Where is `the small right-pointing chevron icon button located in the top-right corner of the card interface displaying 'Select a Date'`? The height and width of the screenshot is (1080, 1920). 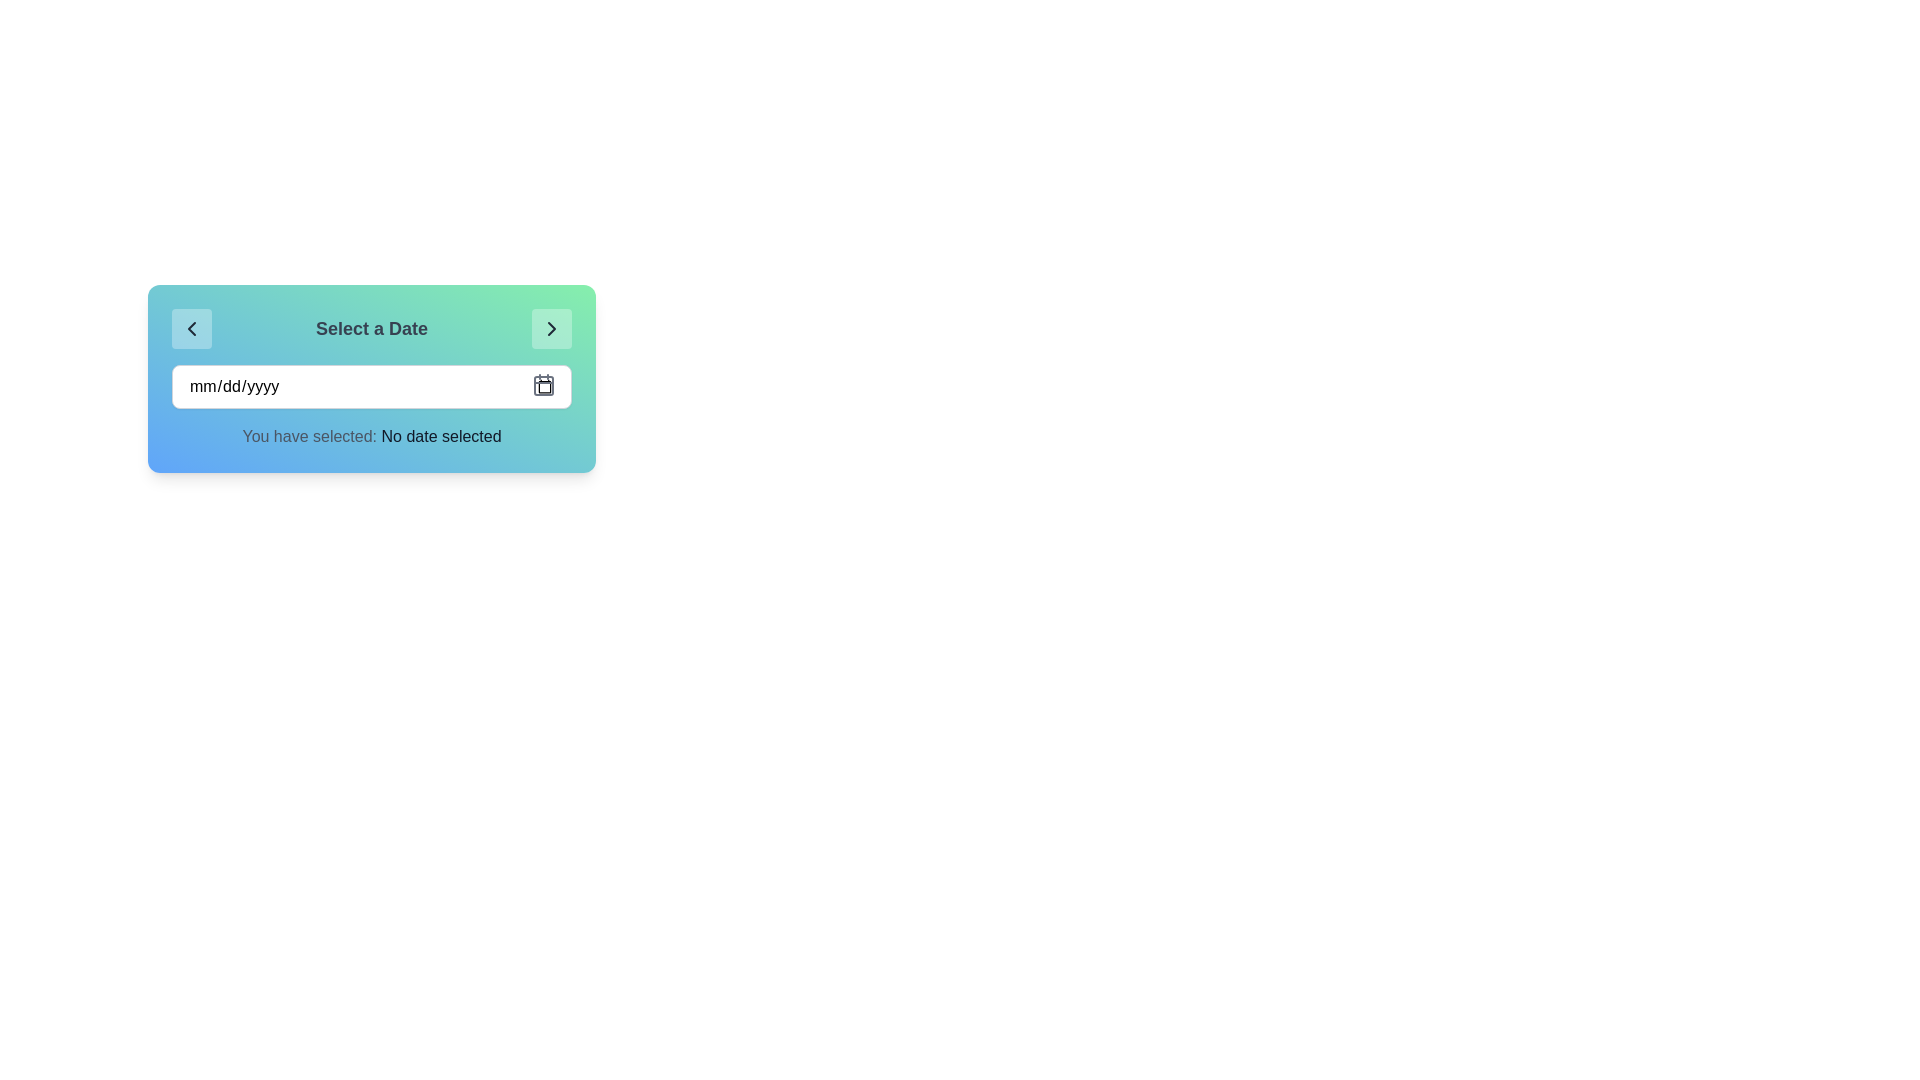
the small right-pointing chevron icon button located in the top-right corner of the card interface displaying 'Select a Date' is located at coordinates (552, 327).